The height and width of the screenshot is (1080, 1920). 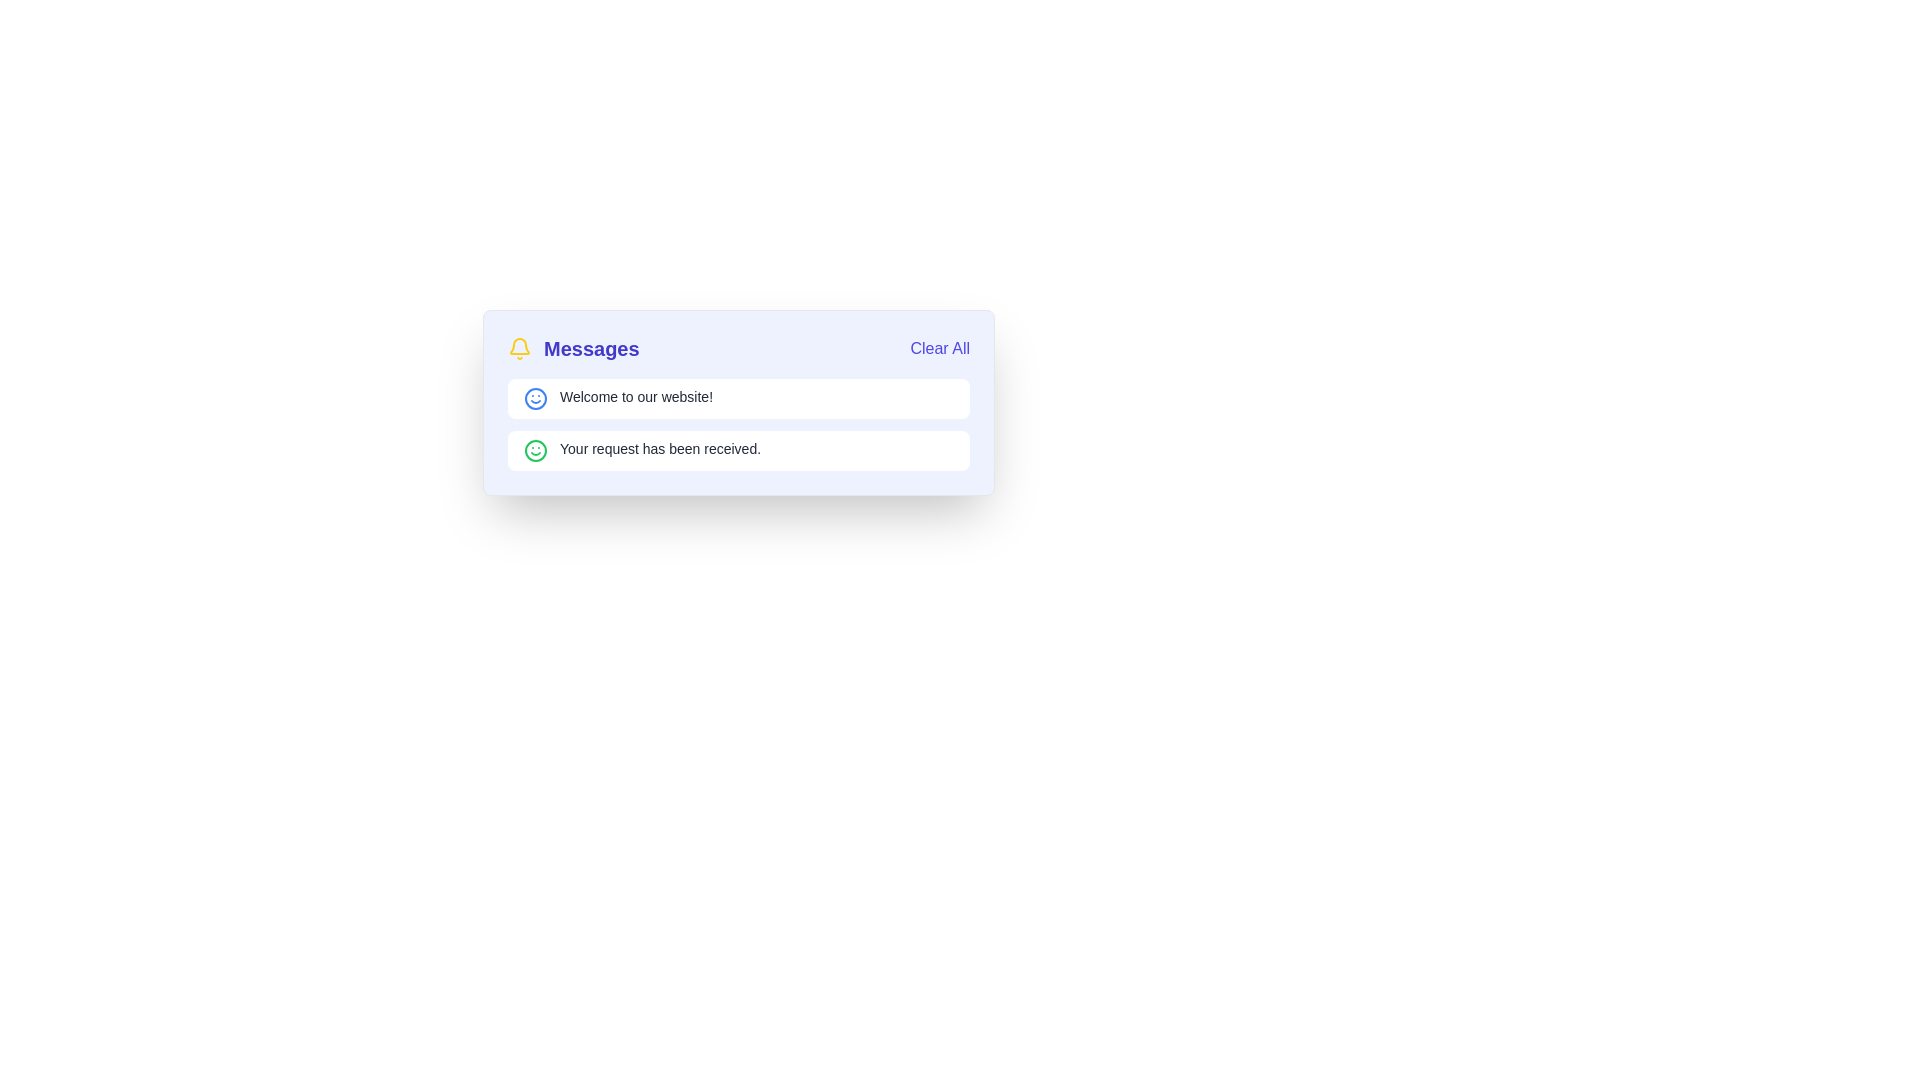 I want to click on the welcoming message text located within a rounded rectangle component, which is positioned next to a blue smiley emoji icon on the left side, so click(x=635, y=397).